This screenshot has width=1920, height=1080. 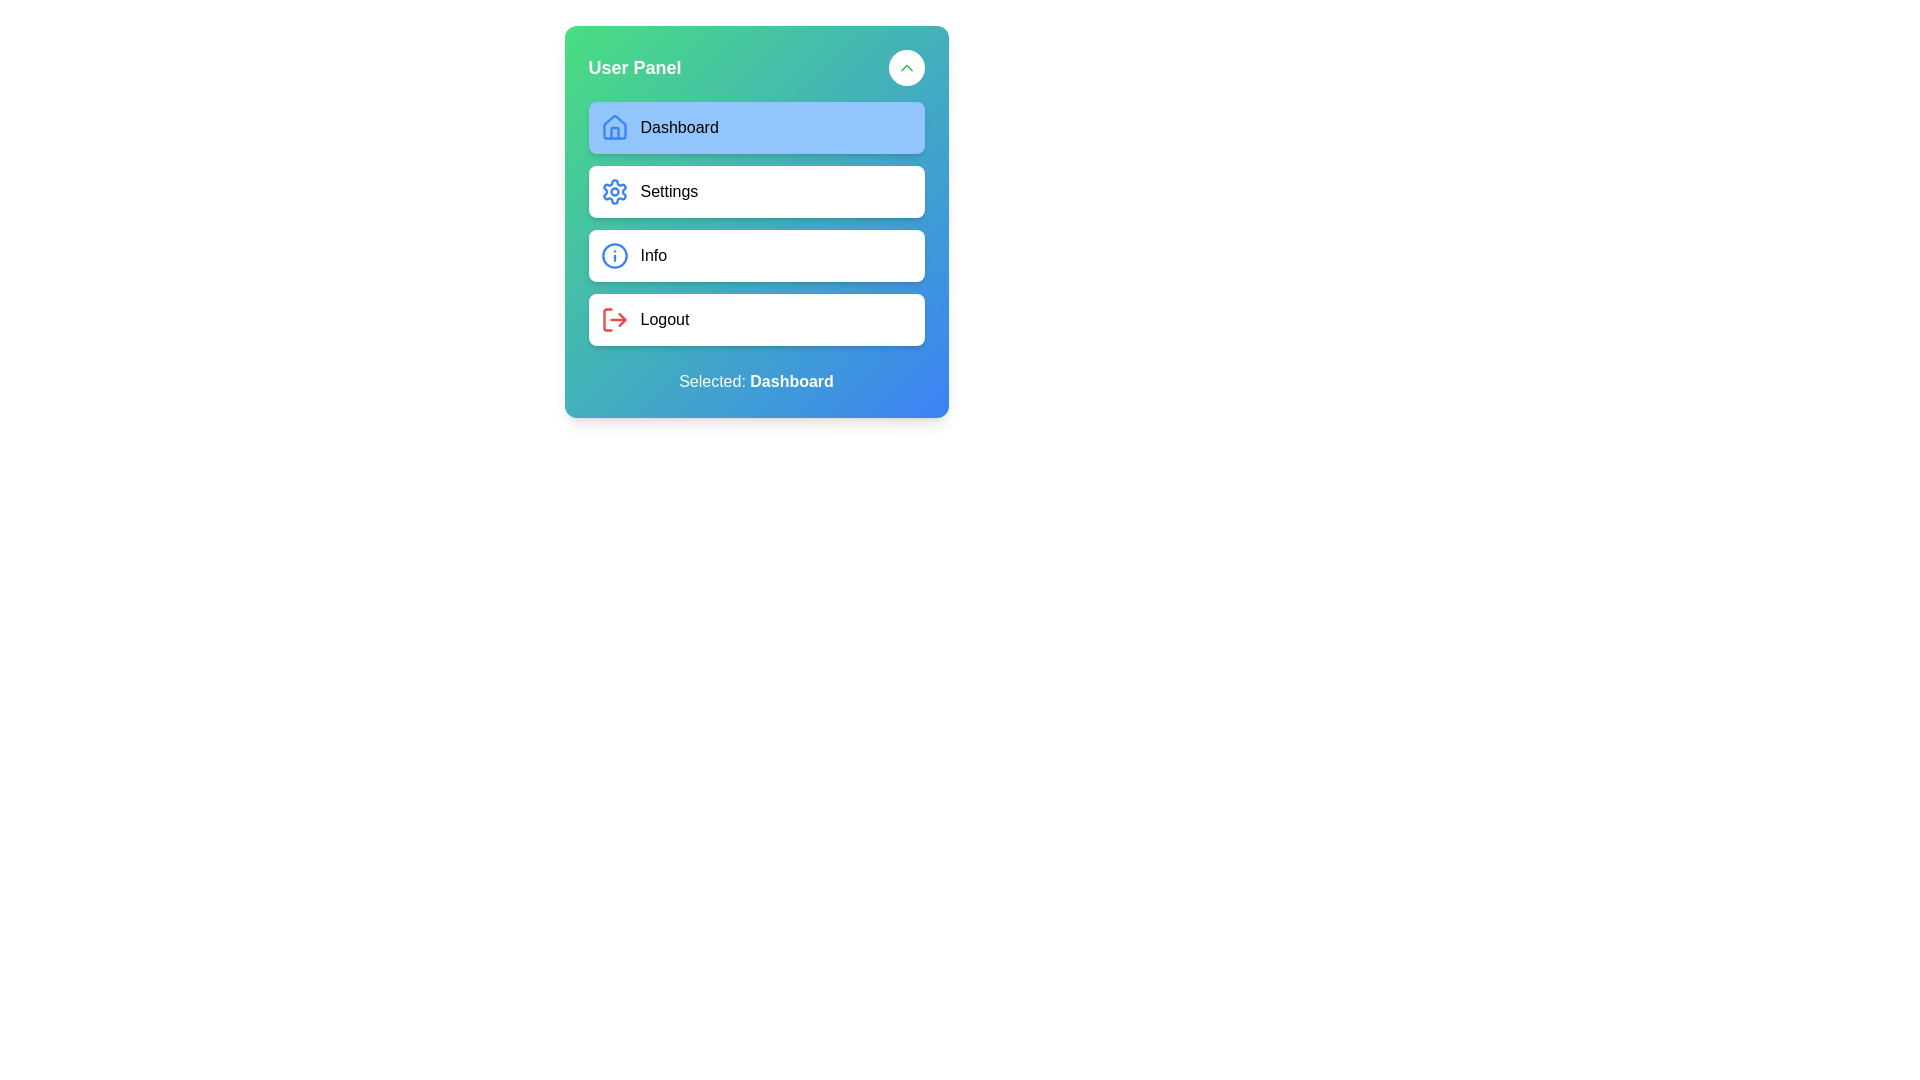 I want to click on the 'Dashboard' icon located in the User Panel navigation menu for contextual understanding, so click(x=613, y=127).